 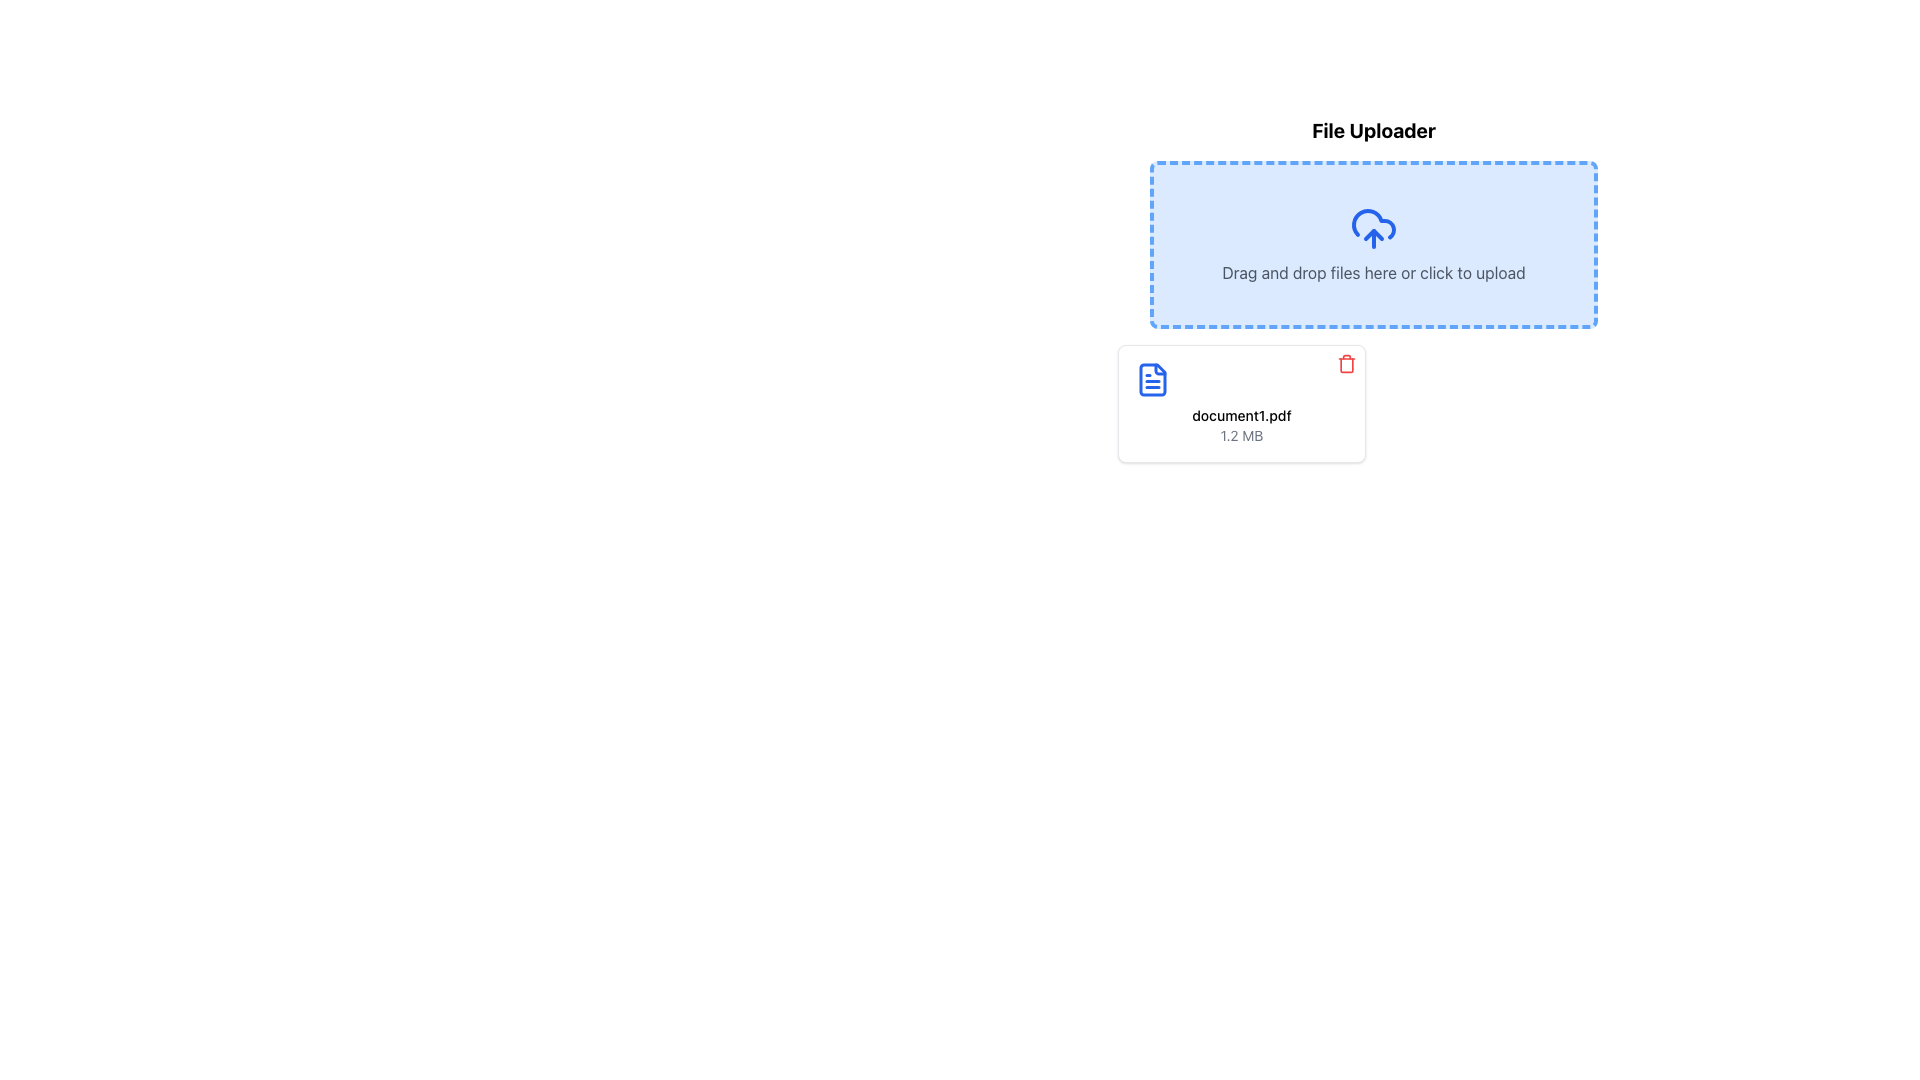 What do you see at coordinates (1347, 363) in the screenshot?
I see `the trash bin icon button located in the top-right corner of the file card interface` at bounding box center [1347, 363].